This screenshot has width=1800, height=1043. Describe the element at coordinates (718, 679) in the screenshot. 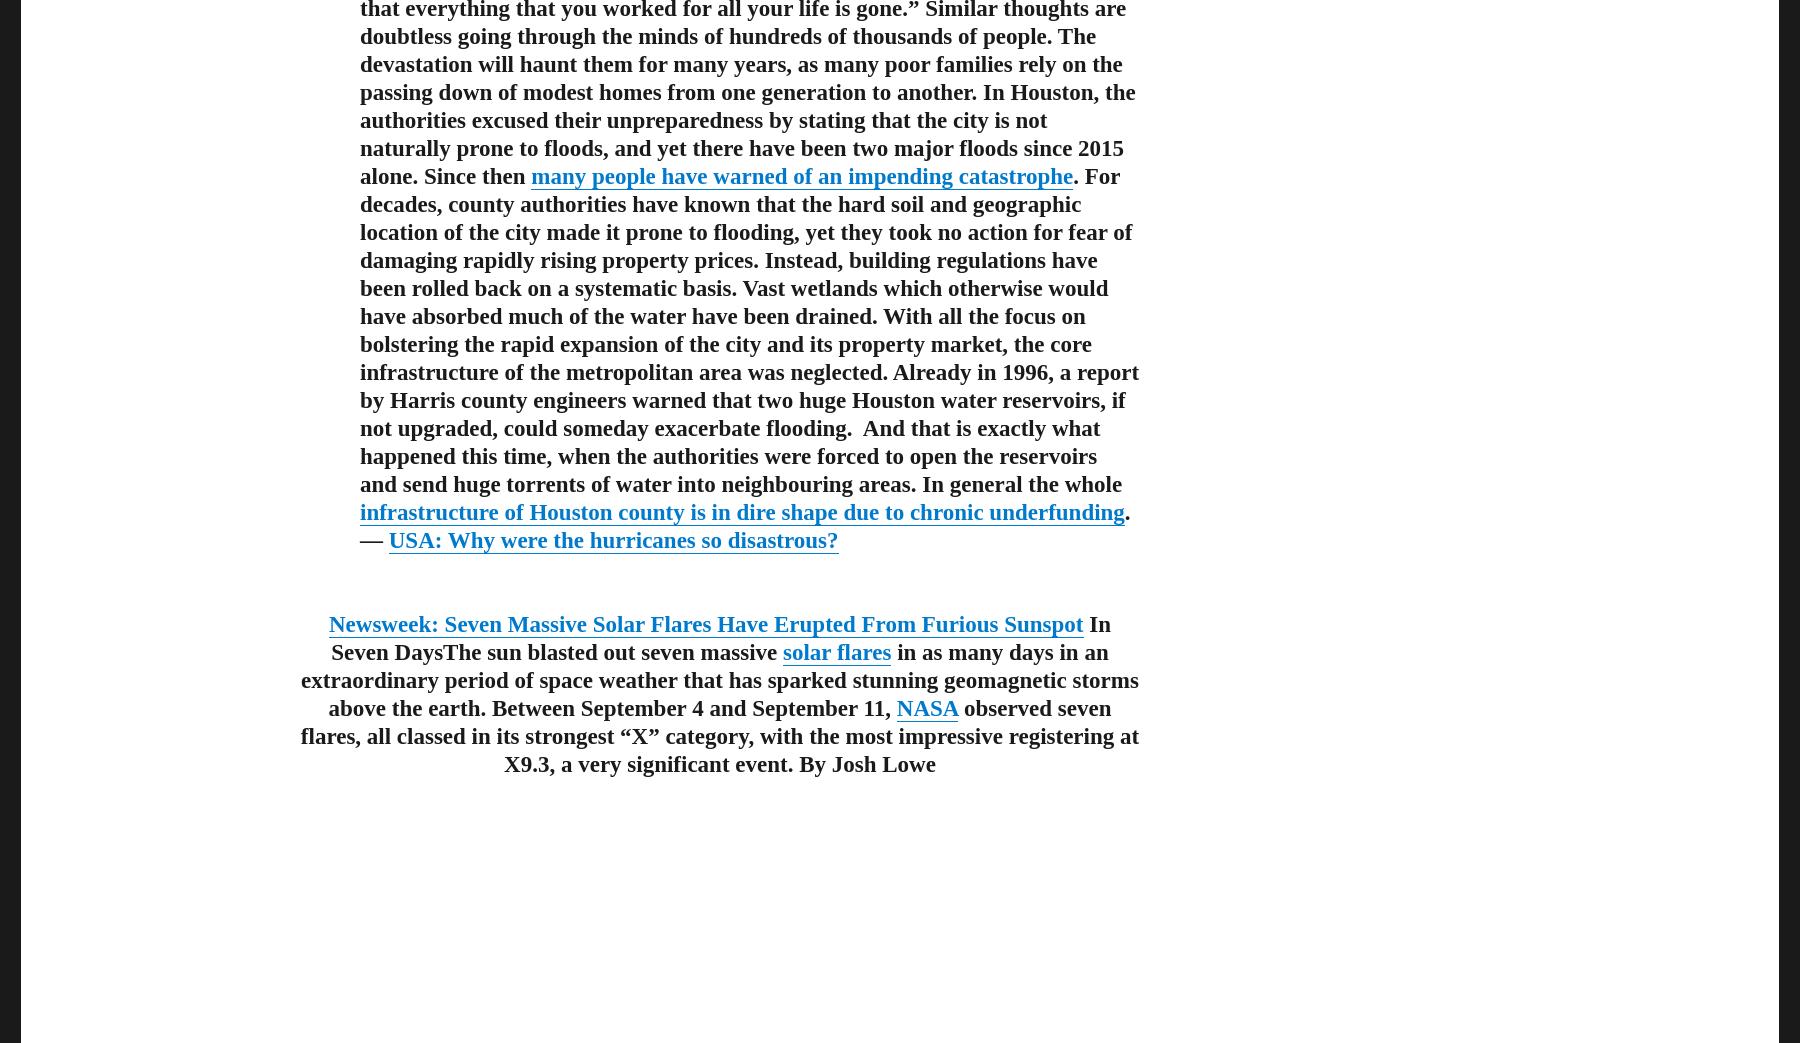

I see `'in as many days in an extraordinary period of space weather that has sparked stunning geomagnetic storms above the earth. Between September 4 and September 11,'` at that location.